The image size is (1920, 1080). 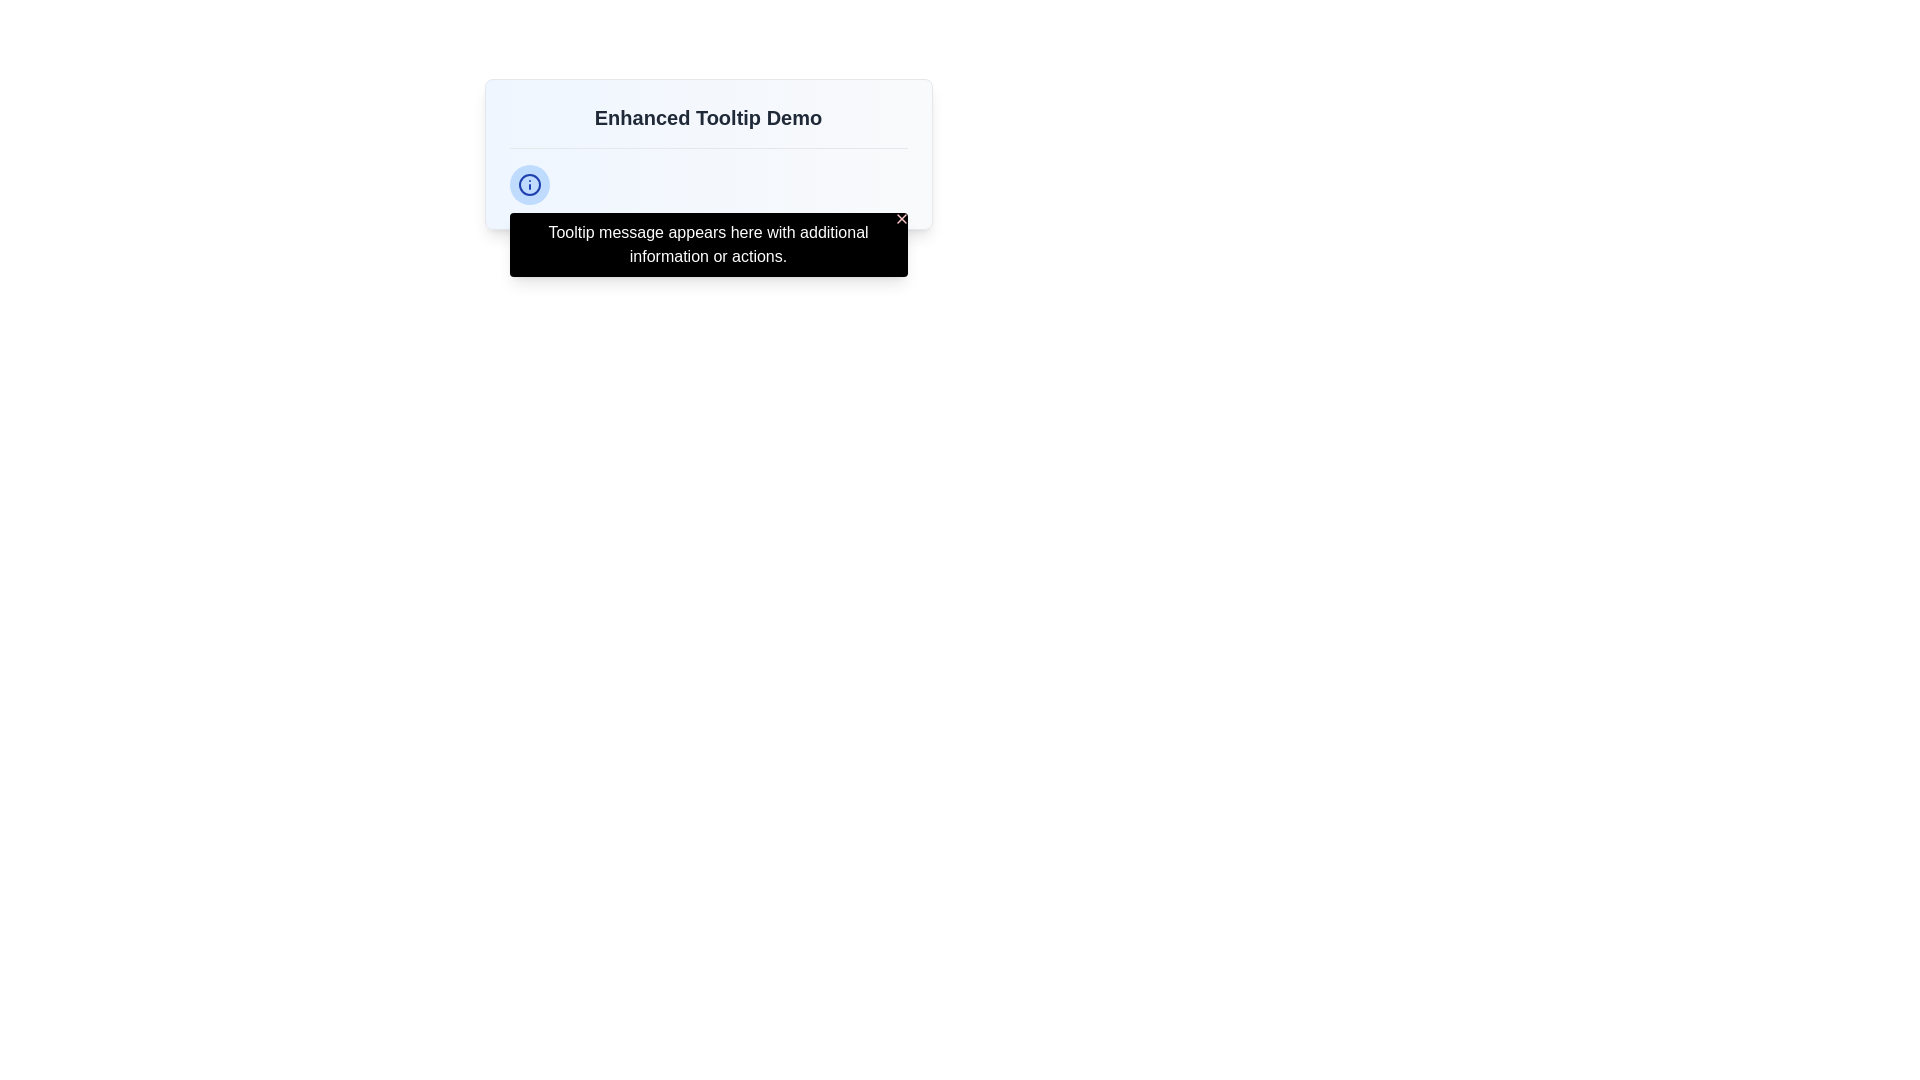 What do you see at coordinates (529, 185) in the screenshot?
I see `the circular information icon represented by a vector graphic element, located at the center of a 24x24 pixel box near the left side of the tooltip's title text` at bounding box center [529, 185].